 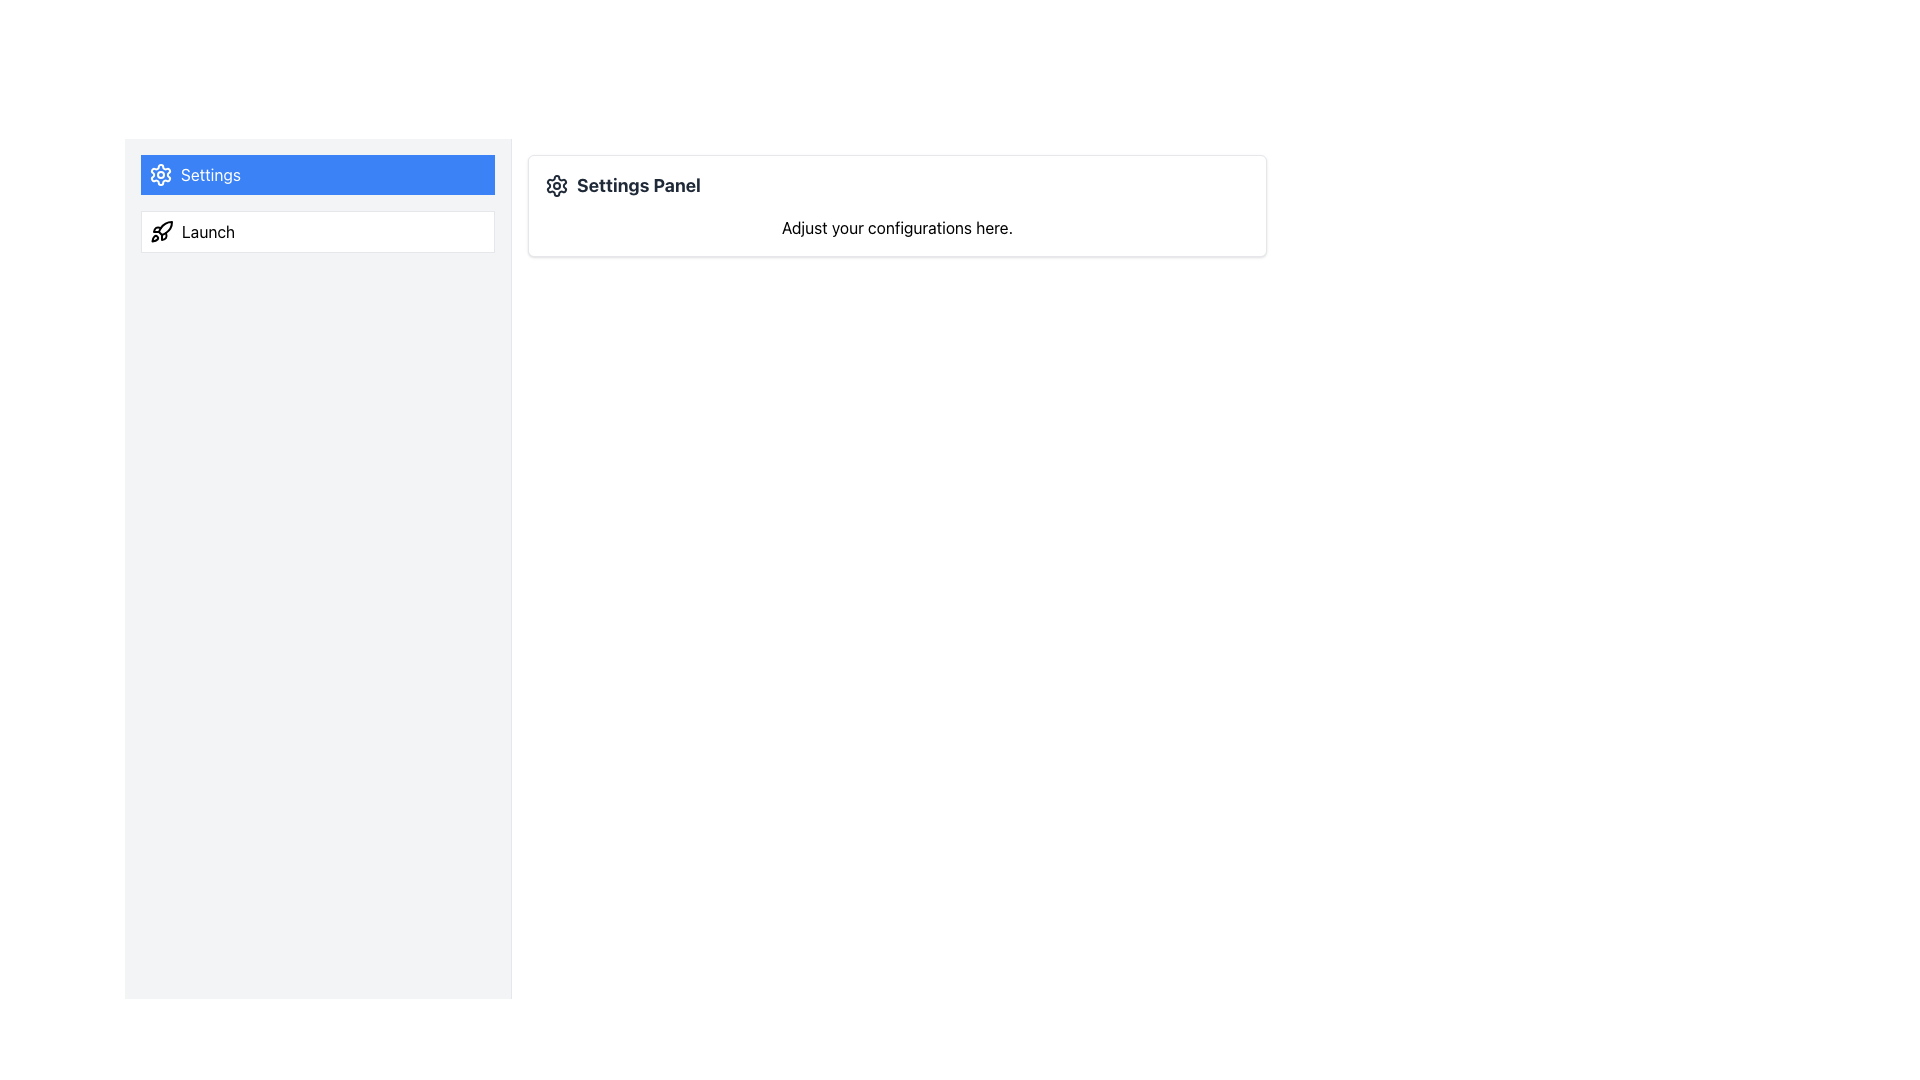 What do you see at coordinates (211, 173) in the screenshot?
I see `the 'Settings' text label, which indicates the functionality of the 'Settings' button in the vertical navigation menu, positioned to the right of the gear icon` at bounding box center [211, 173].